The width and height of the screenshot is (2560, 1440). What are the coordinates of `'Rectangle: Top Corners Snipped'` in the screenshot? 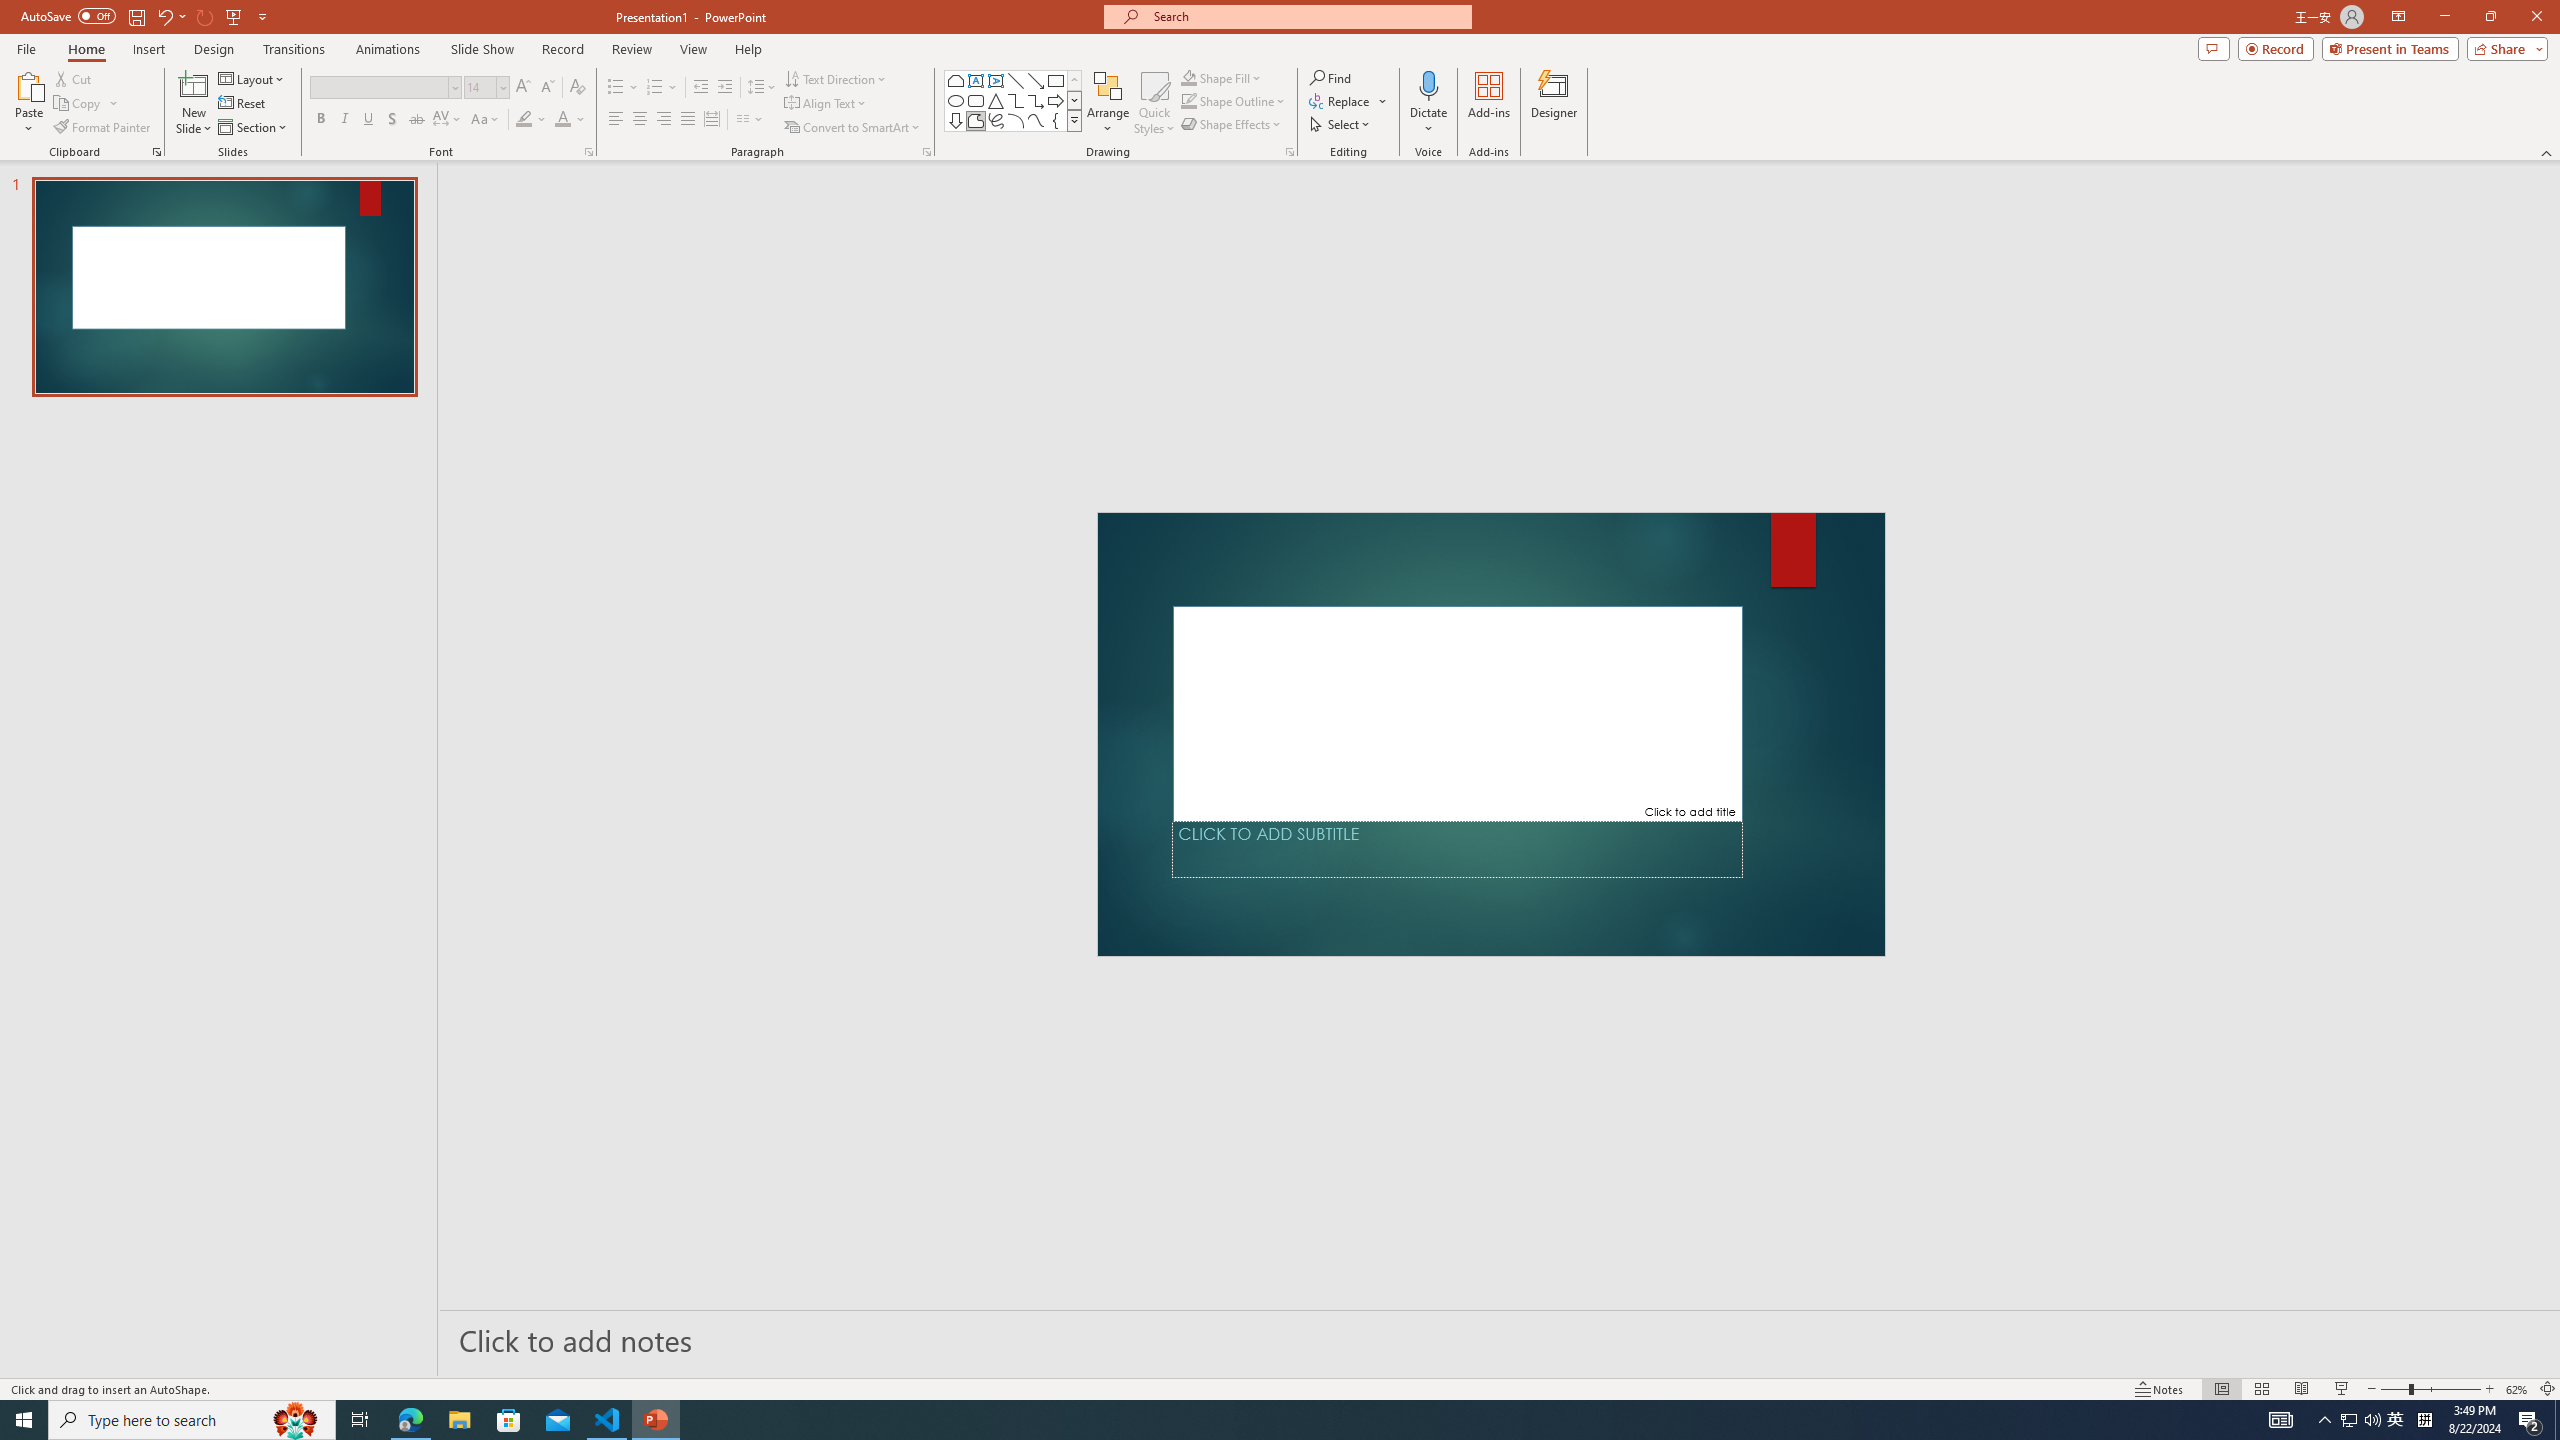 It's located at (955, 80).